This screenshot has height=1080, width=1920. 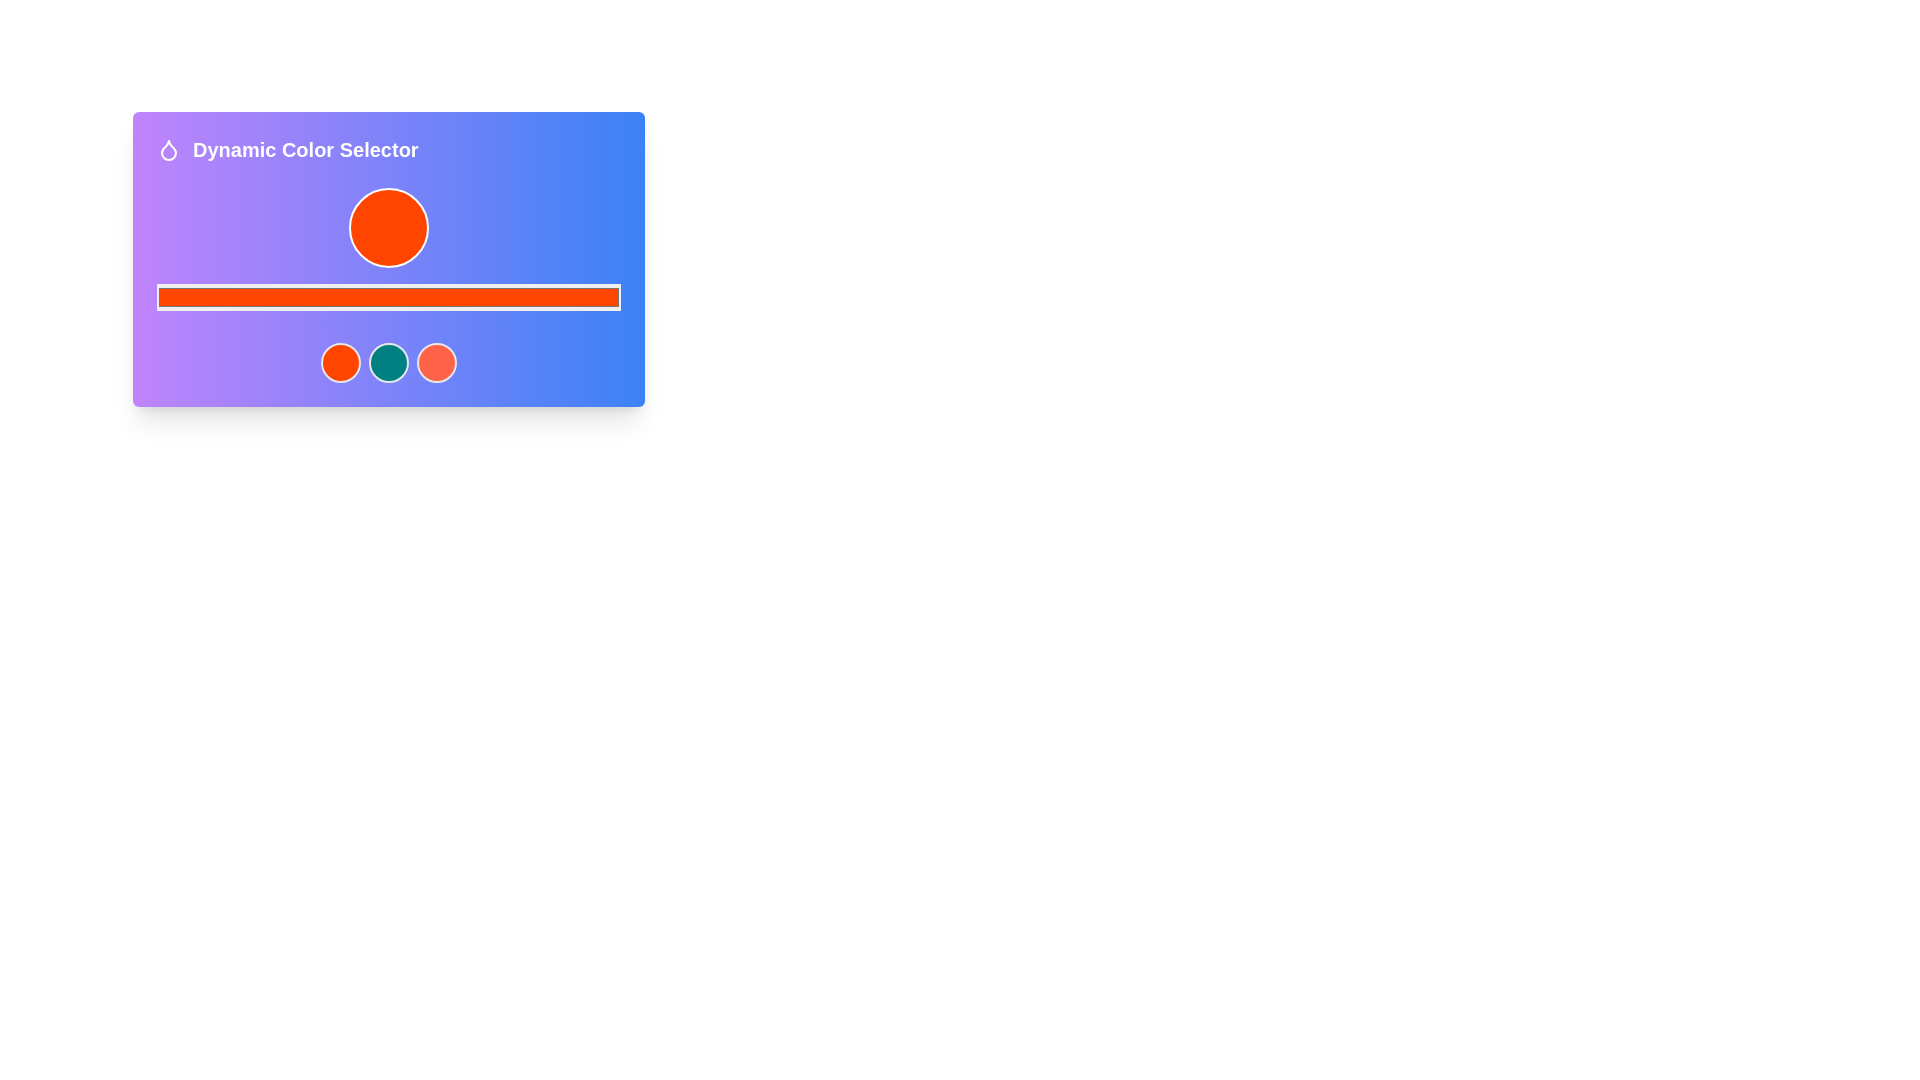 I want to click on the decorative visual representing the selected color in the color picker interface, which is centrally placed near the top of the area, above a rectangular bar and a row of three smaller circular buttons, so click(x=388, y=226).